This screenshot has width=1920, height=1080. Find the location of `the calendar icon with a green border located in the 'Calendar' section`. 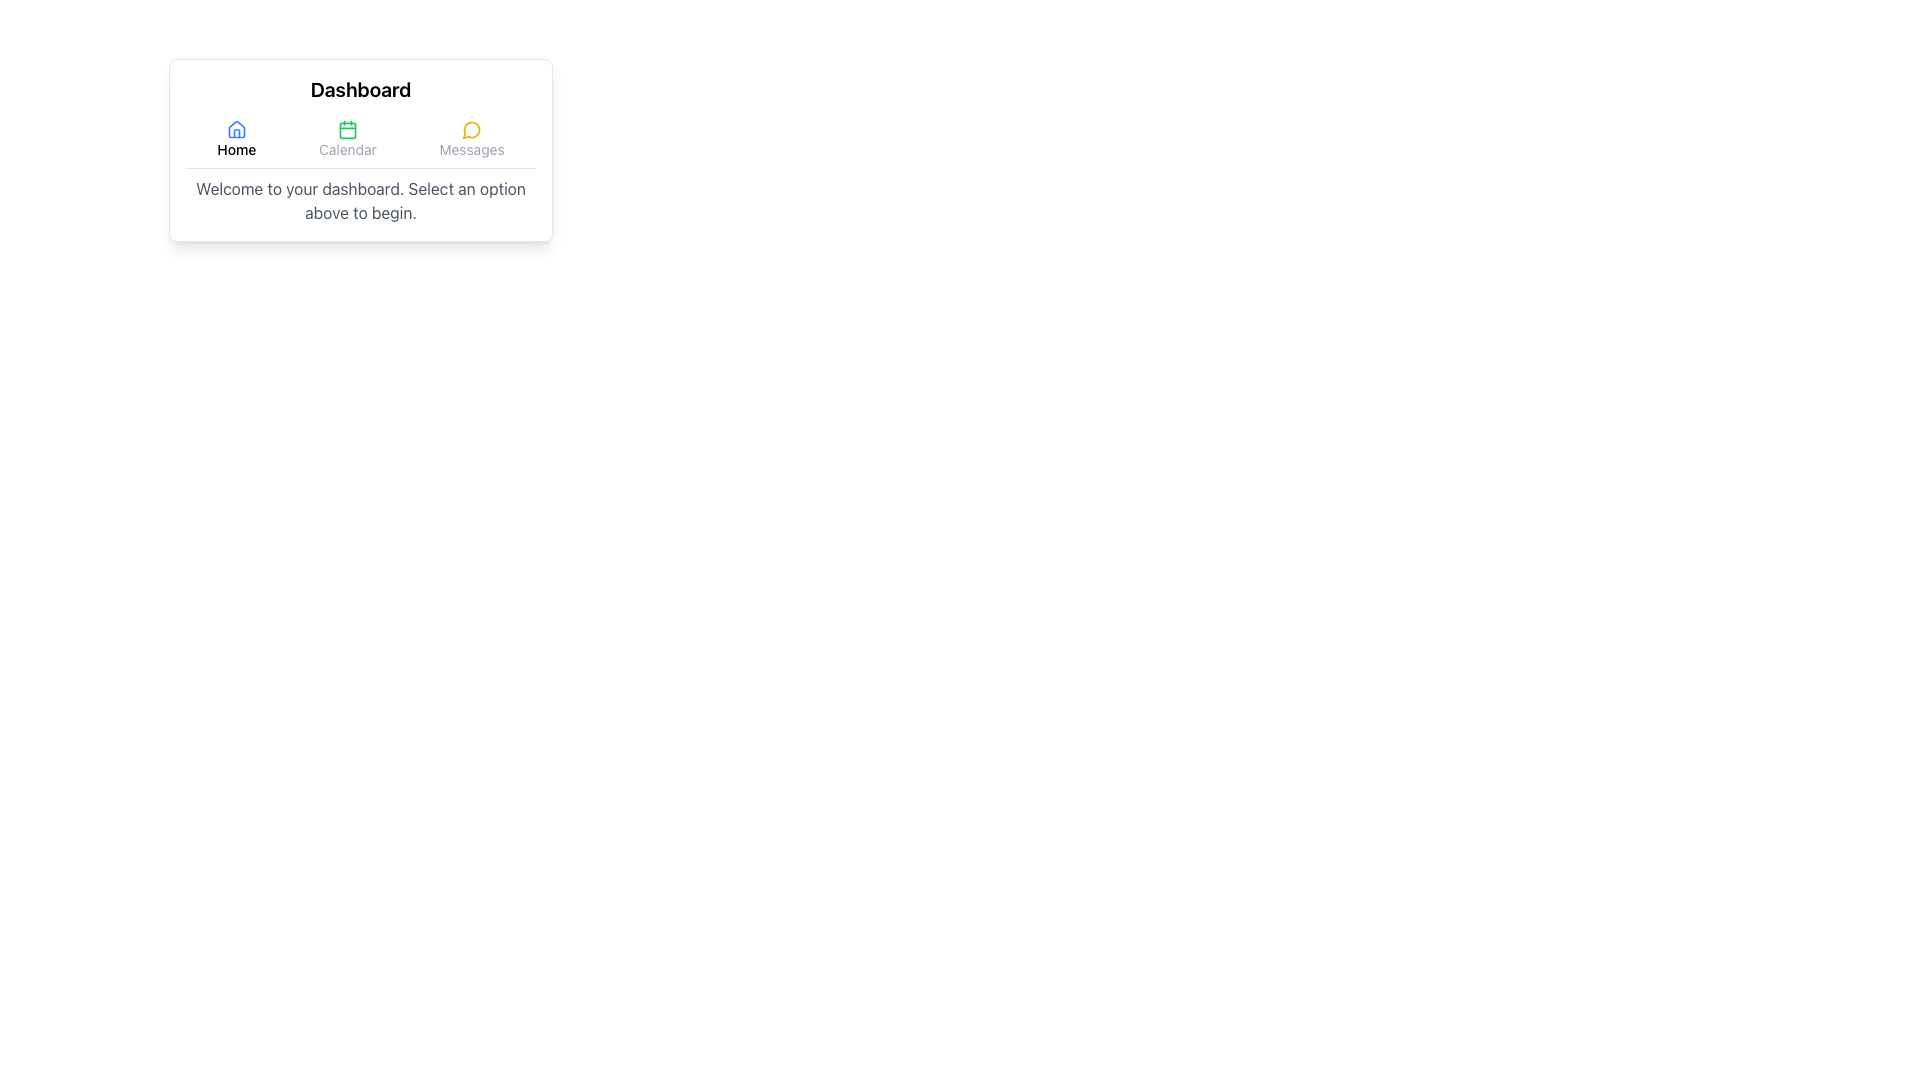

the calendar icon with a green border located in the 'Calendar' section is located at coordinates (347, 130).